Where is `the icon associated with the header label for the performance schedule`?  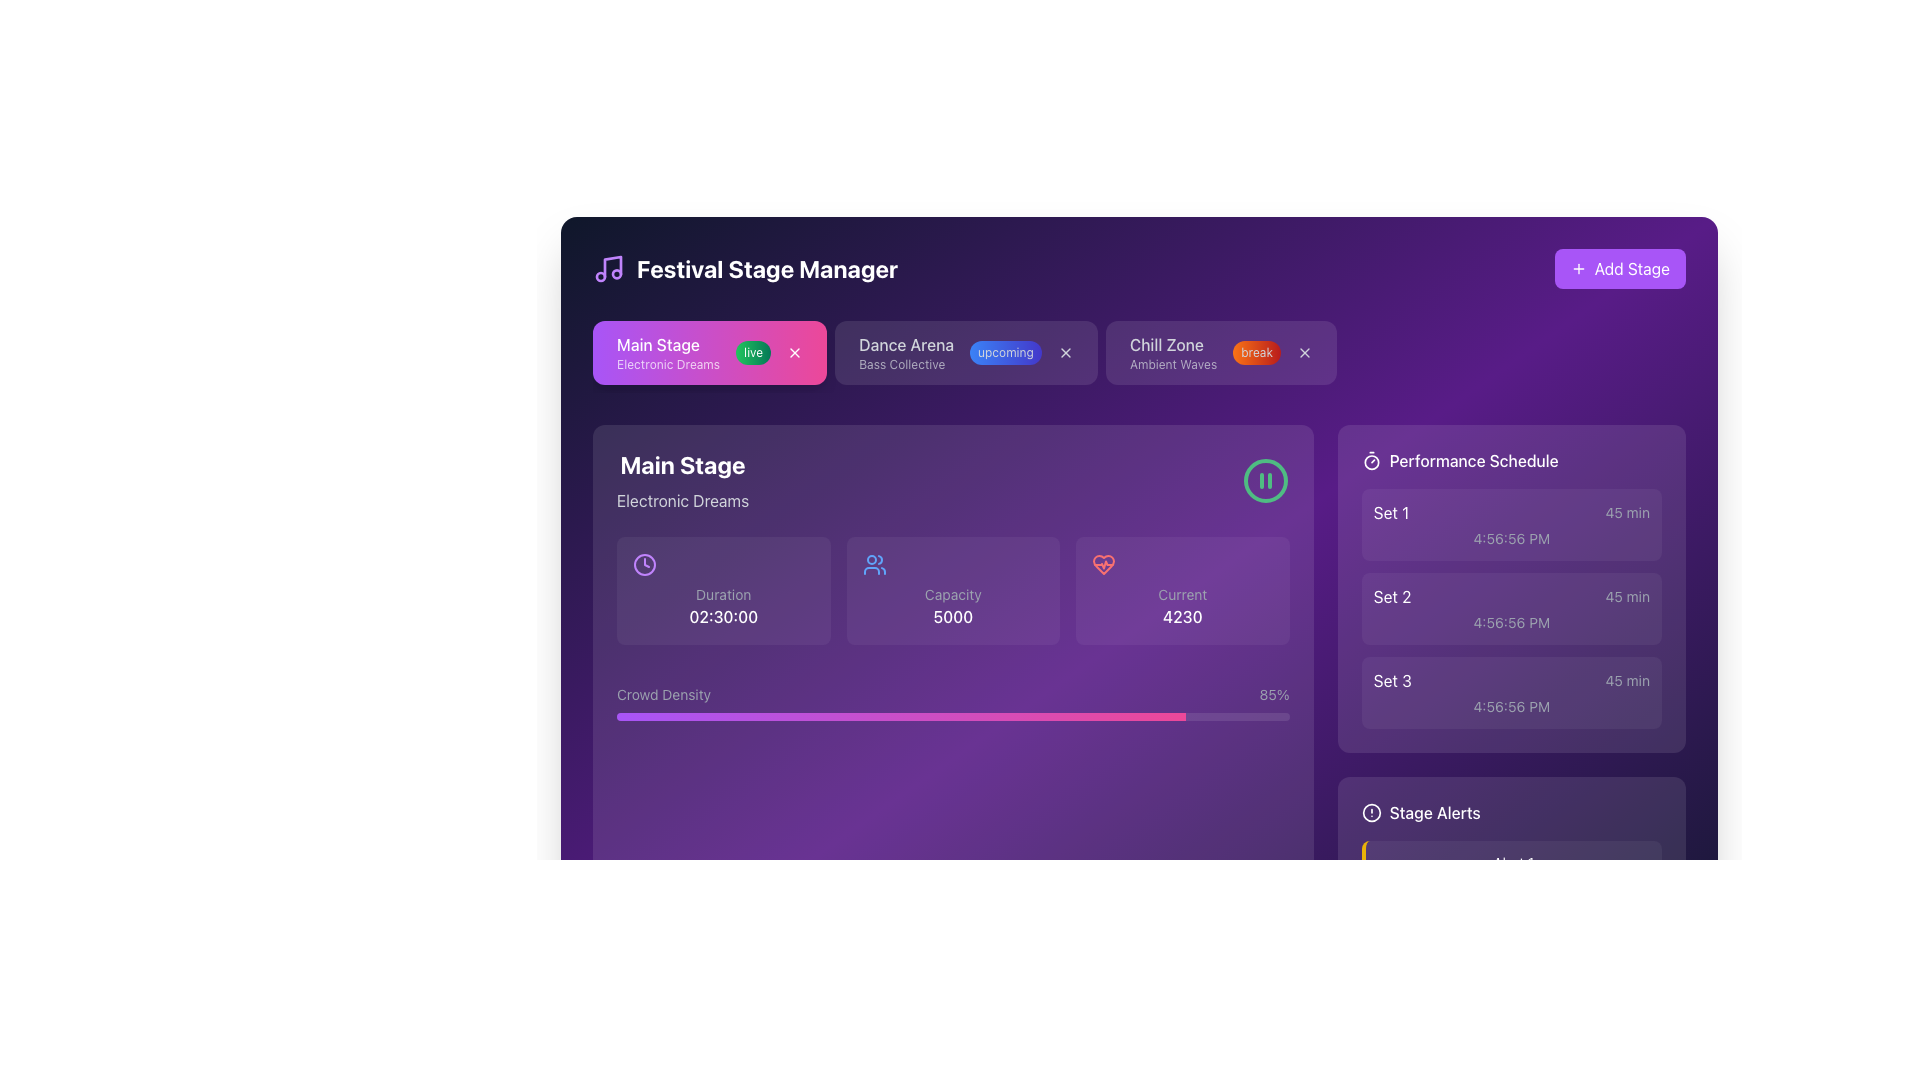
the icon associated with the header label for the performance schedule is located at coordinates (1511, 461).